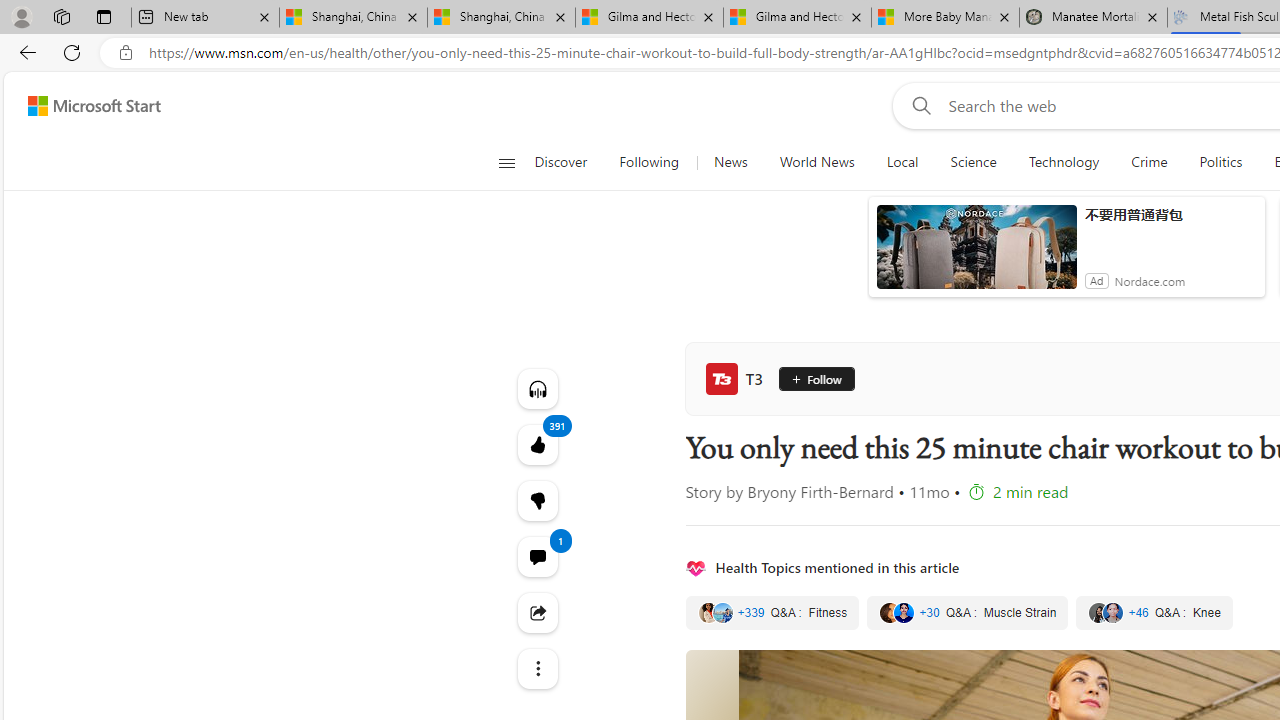  Describe the element at coordinates (816, 162) in the screenshot. I see `'World News'` at that location.